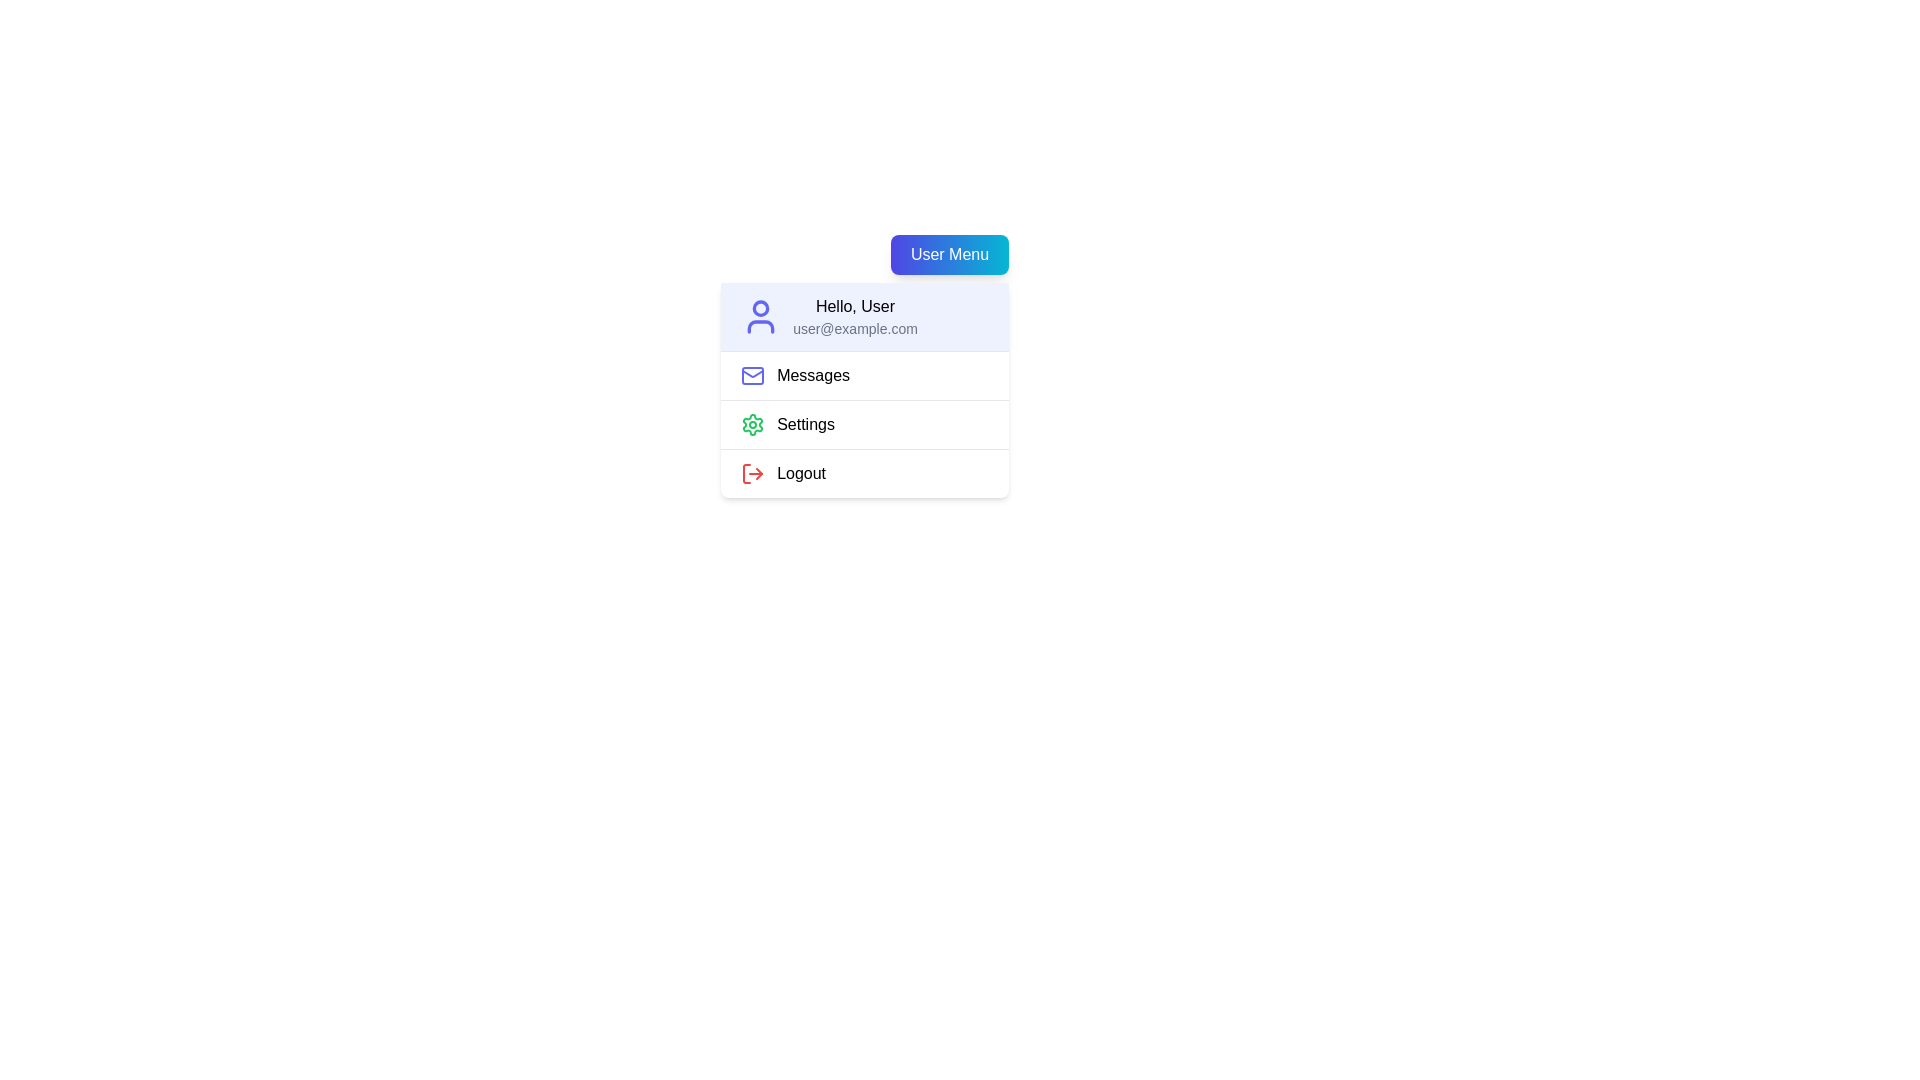 The image size is (1920, 1080). Describe the element at coordinates (865, 423) in the screenshot. I see `the menu item Settings` at that location.